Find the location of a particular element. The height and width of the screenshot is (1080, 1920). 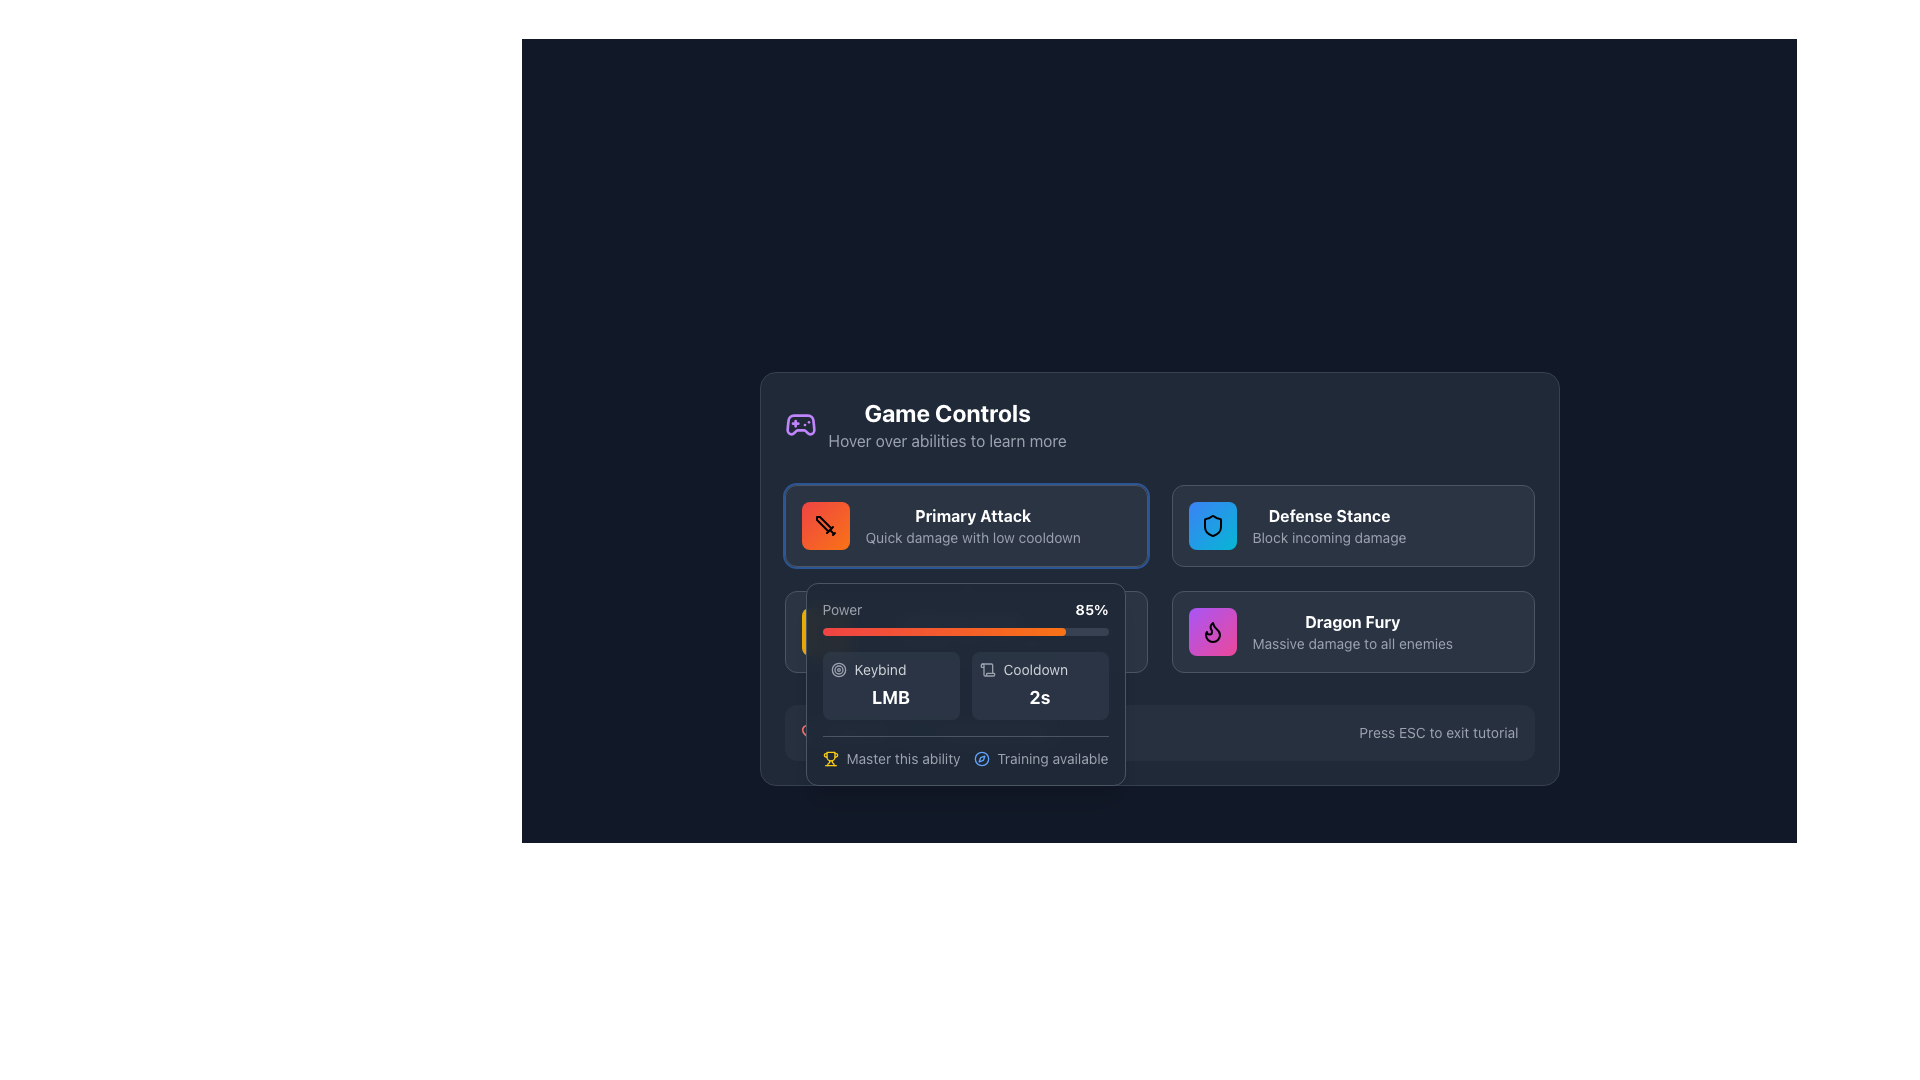

the trophy icon, which is a yellow minimalistic outline representing an award, located to the left of the text 'Master this ability' in the bottom-left area of the main interface is located at coordinates (830, 759).